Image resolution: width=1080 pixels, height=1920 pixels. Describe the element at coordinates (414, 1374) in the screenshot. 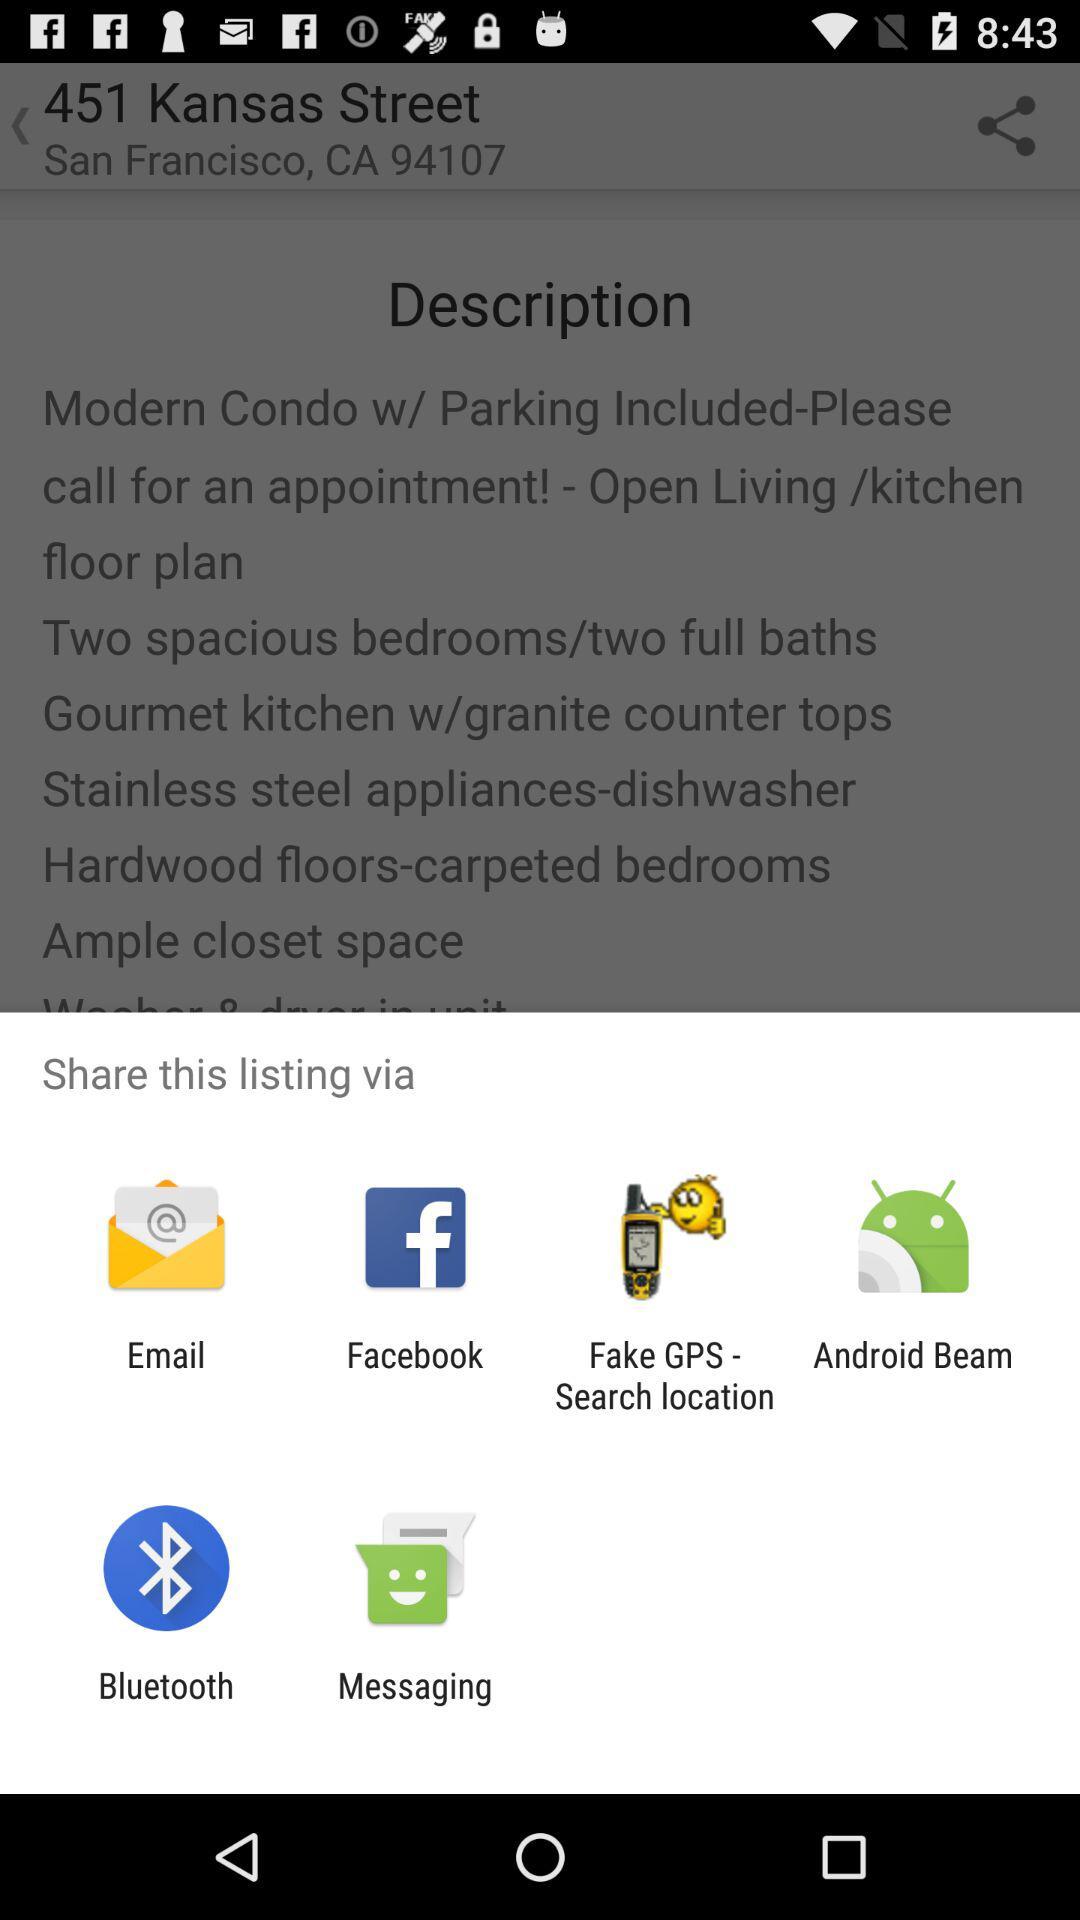

I see `the facebook icon` at that location.